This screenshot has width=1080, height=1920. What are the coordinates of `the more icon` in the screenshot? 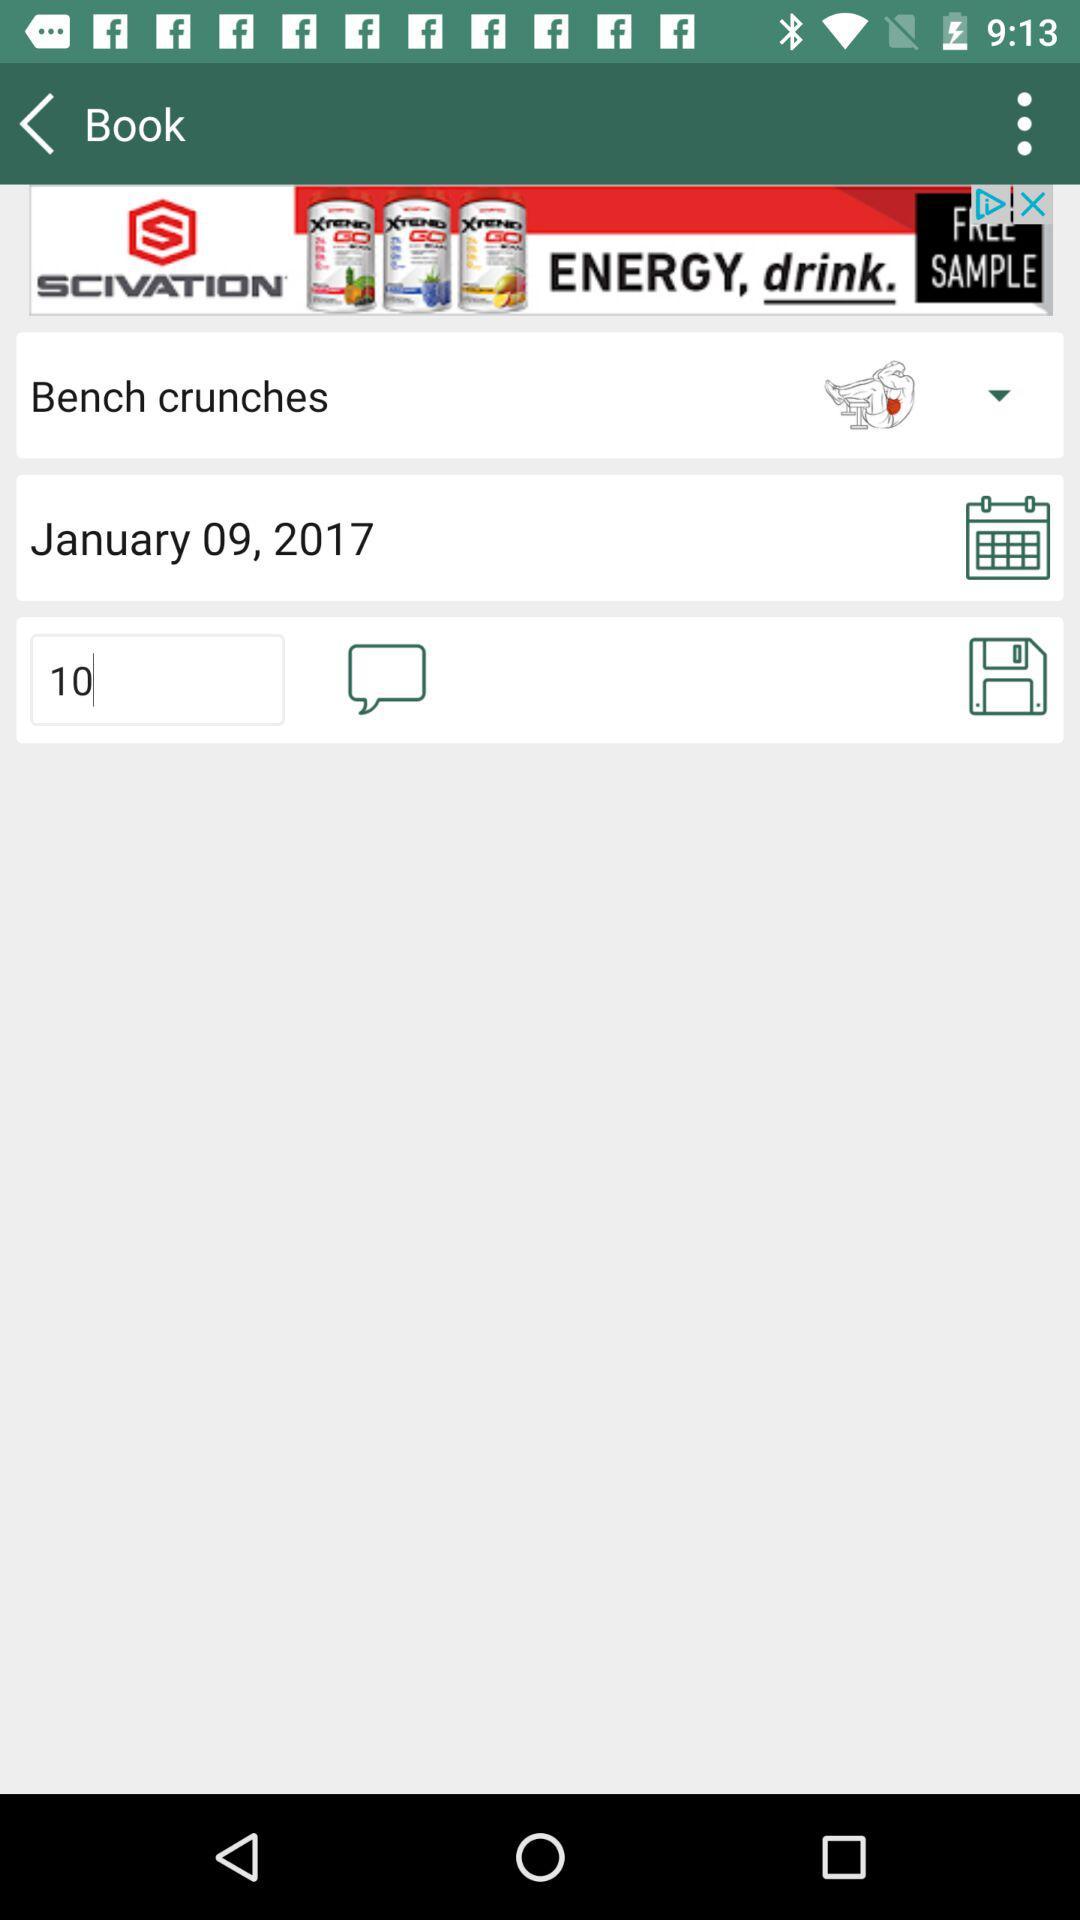 It's located at (1031, 122).